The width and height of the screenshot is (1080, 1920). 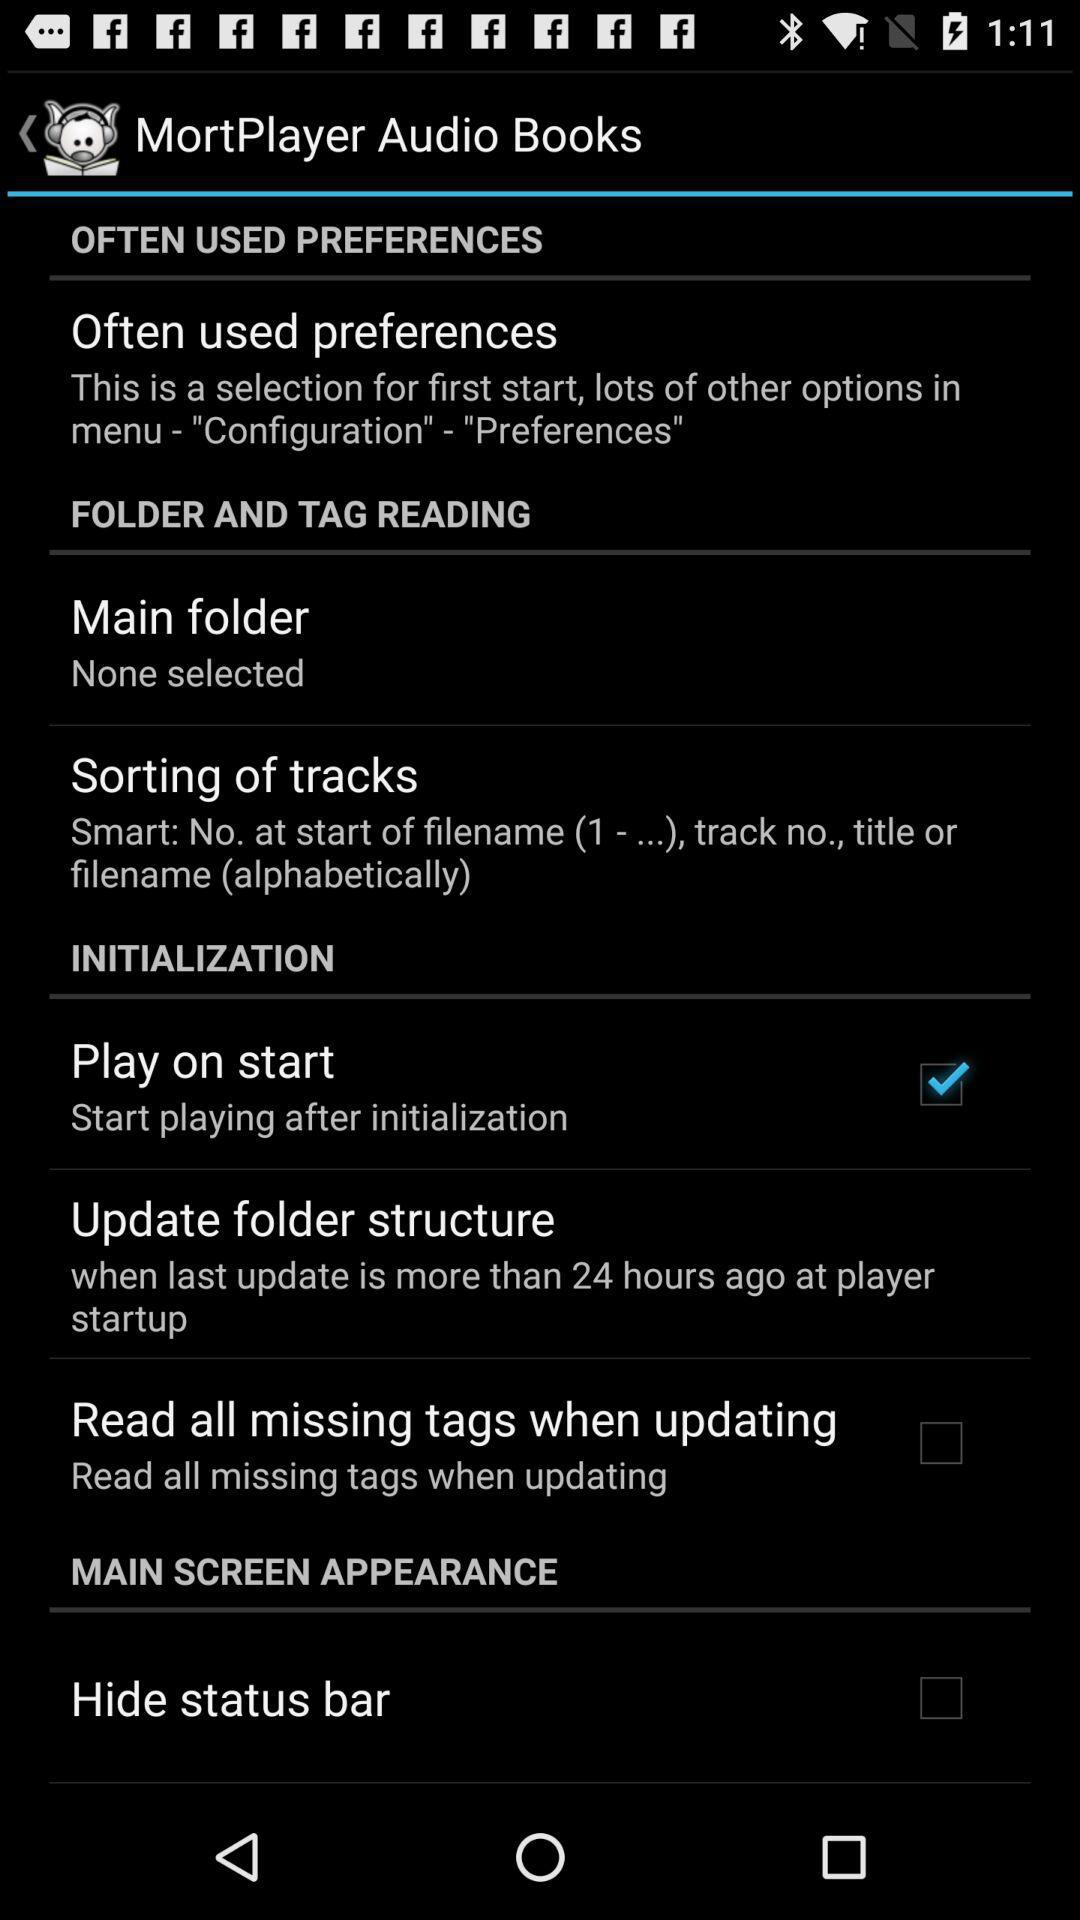 What do you see at coordinates (202, 1058) in the screenshot?
I see `the play on start item` at bounding box center [202, 1058].